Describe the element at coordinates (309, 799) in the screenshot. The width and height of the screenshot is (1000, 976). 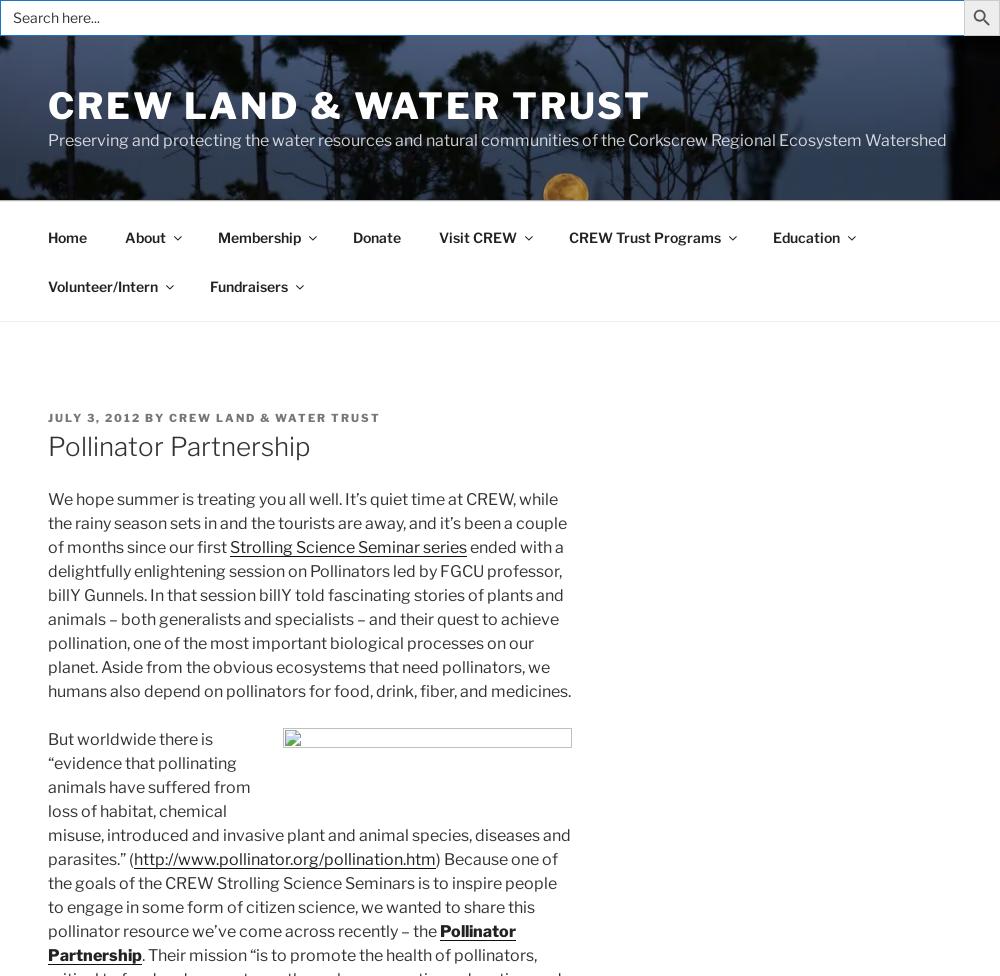
I see `'But worldwide there is “evidence that pollinating animals have suffered from loss of habitat, chemical misuse, introduced and invasive plant and animal species, diseases and parasites.” ('` at that location.